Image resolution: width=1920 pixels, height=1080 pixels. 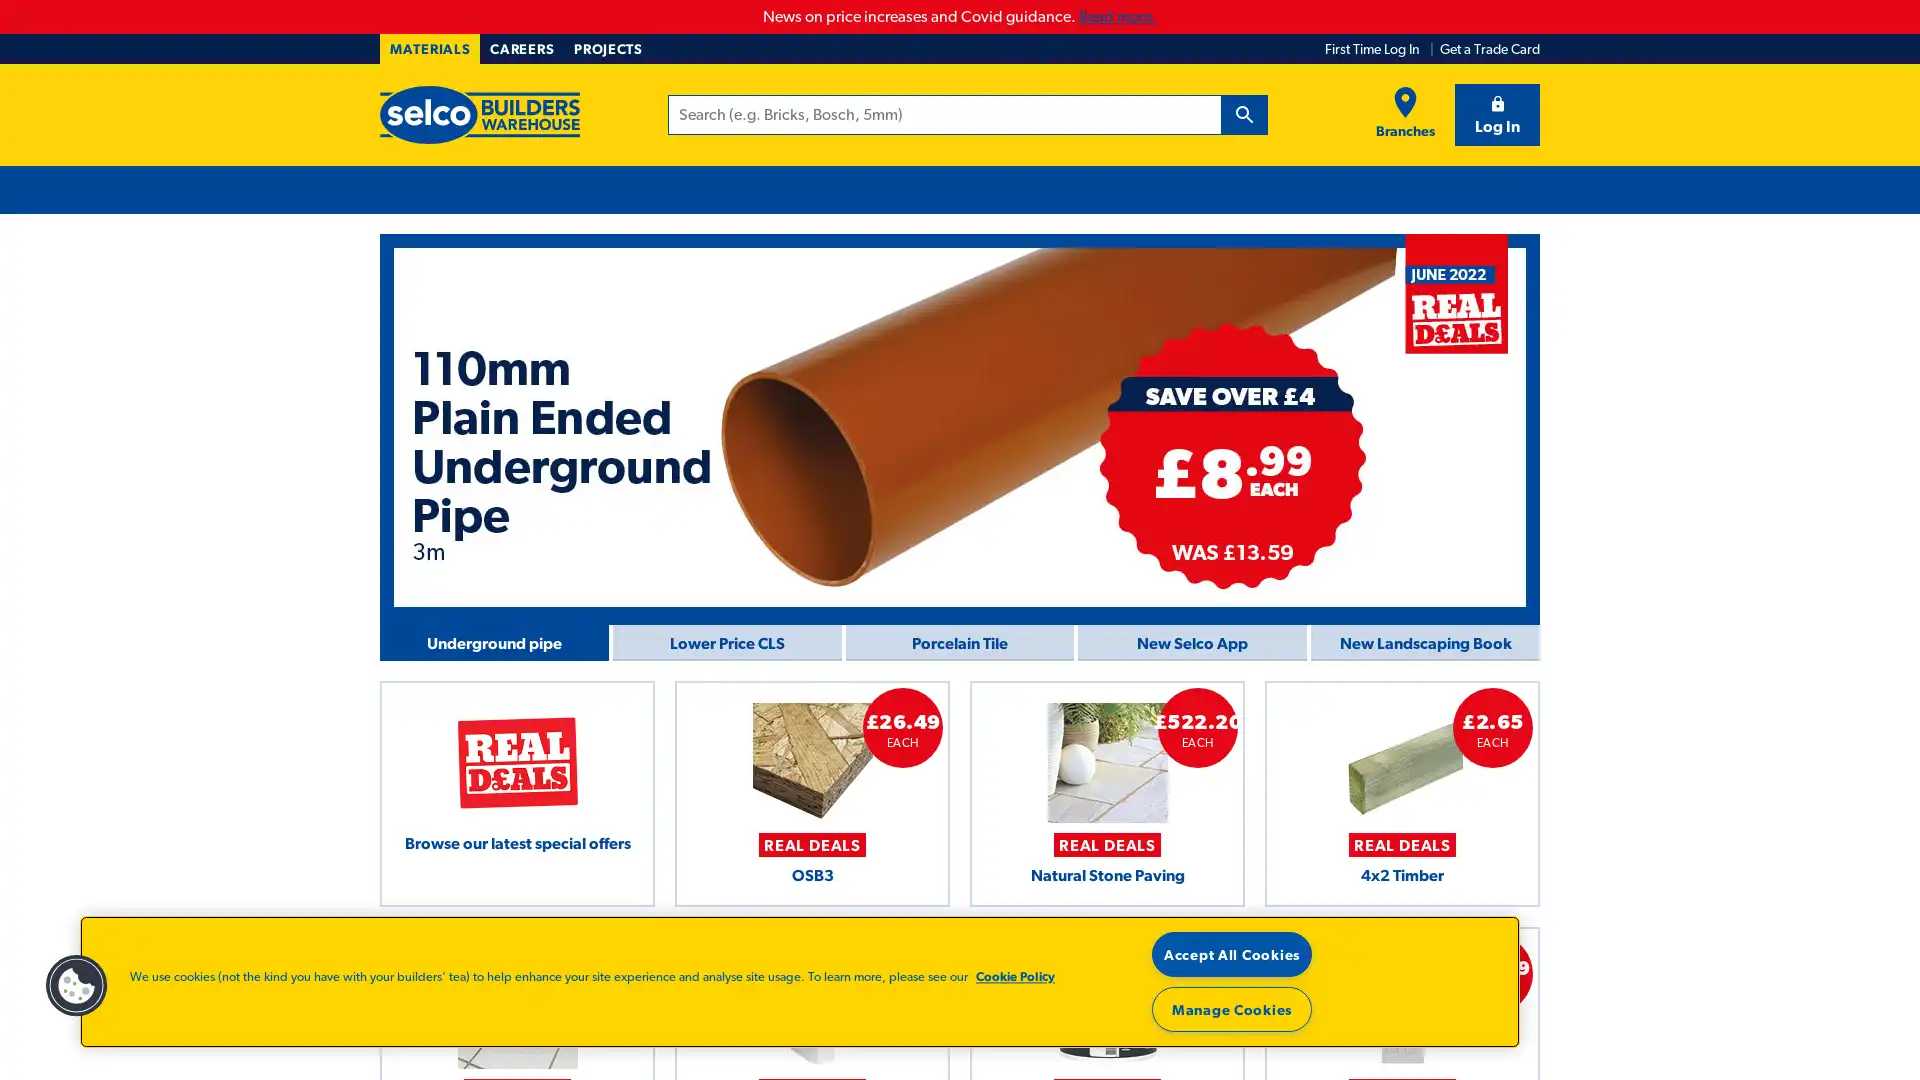 I want to click on Homepage > Carousel > june wk 4 Porcelain tile, so click(x=958, y=643).